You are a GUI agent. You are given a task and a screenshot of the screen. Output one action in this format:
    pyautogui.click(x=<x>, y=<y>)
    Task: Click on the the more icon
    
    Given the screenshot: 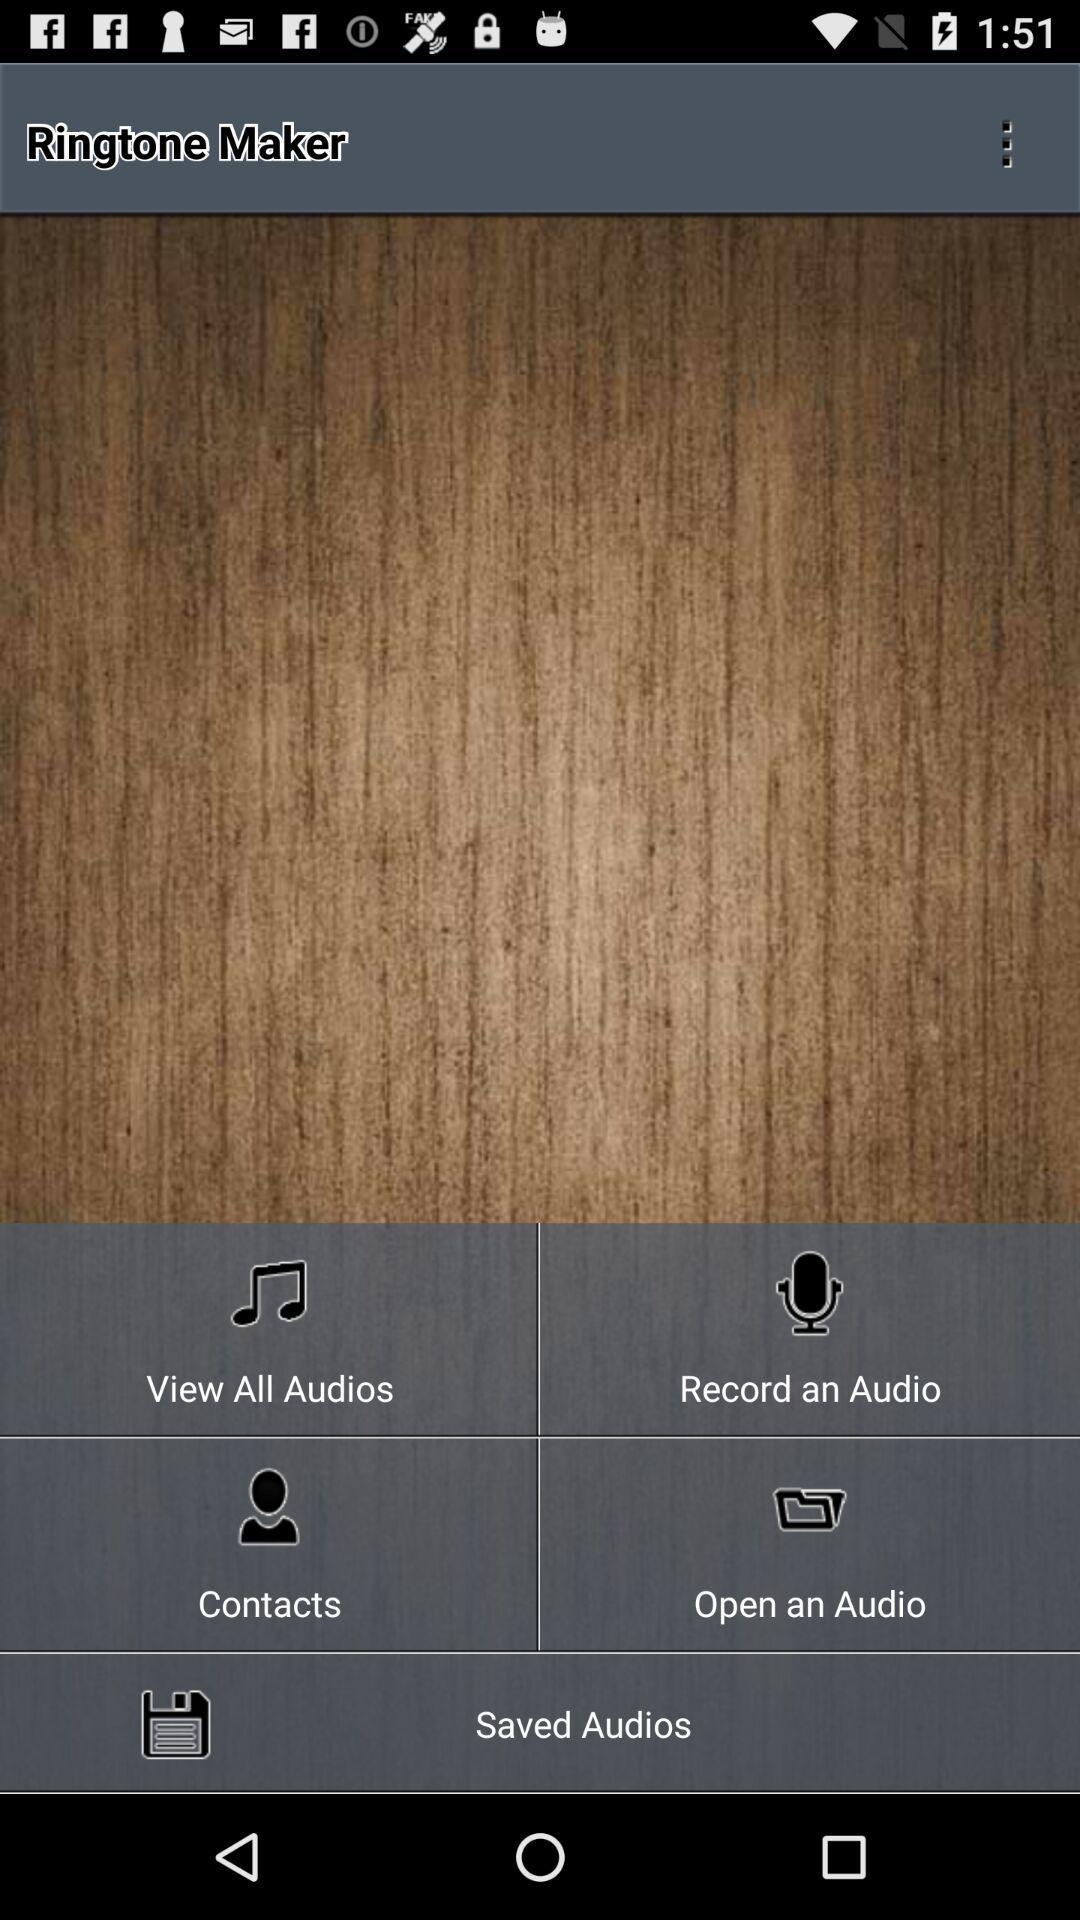 What is the action you would take?
    pyautogui.click(x=1006, y=150)
    